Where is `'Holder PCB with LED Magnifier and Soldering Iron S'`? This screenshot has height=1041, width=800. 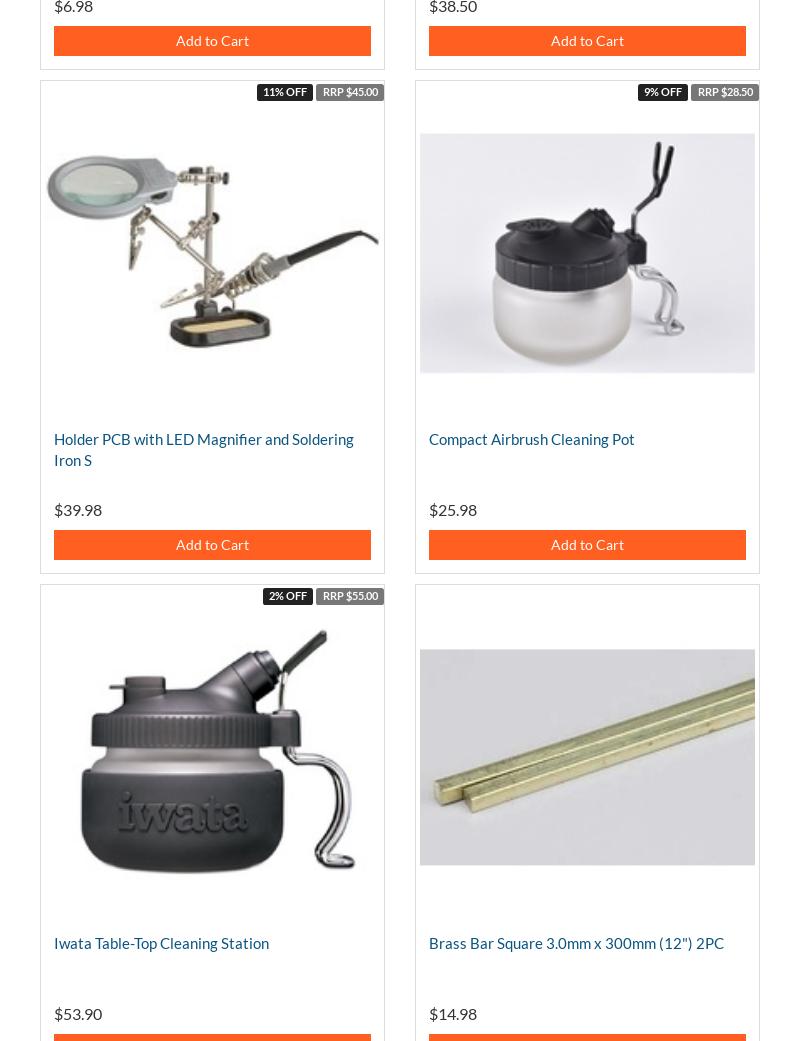 'Holder PCB with LED Magnifier and Soldering Iron S' is located at coordinates (204, 447).